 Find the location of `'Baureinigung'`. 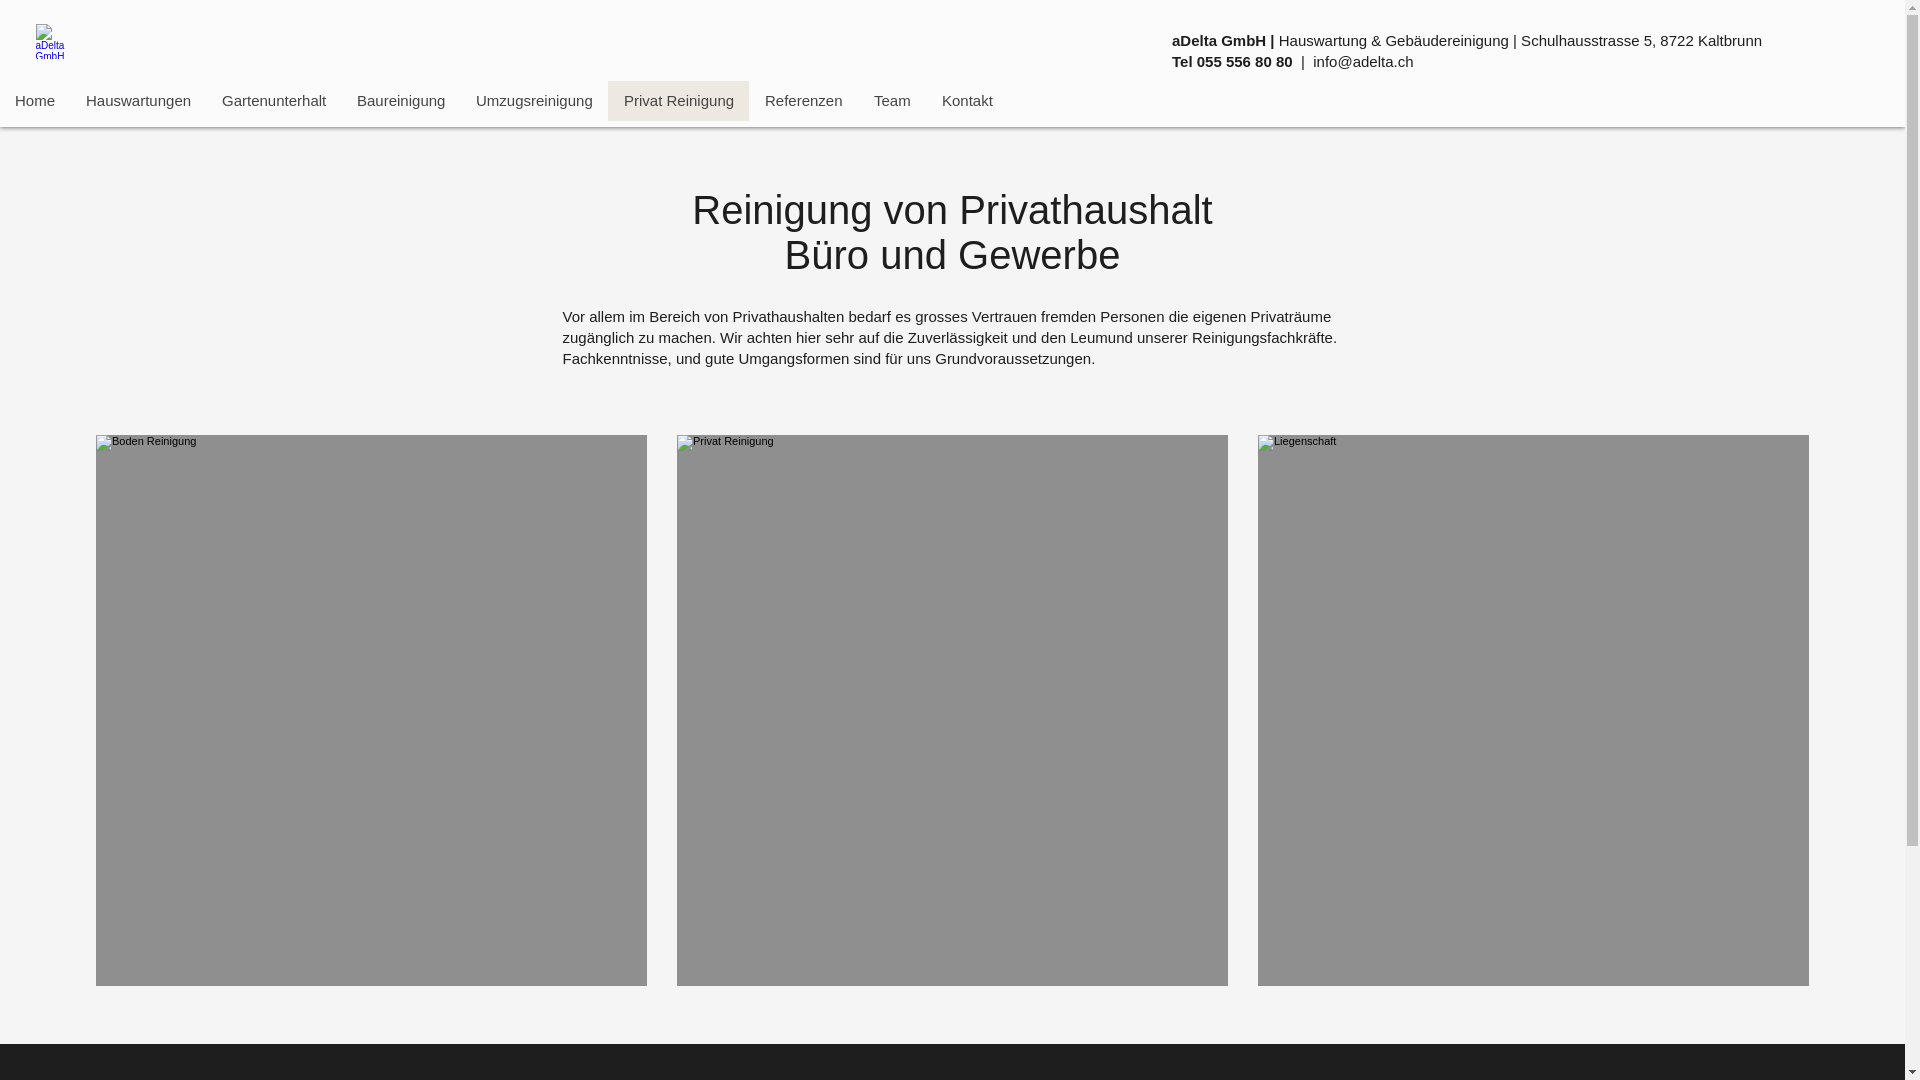

'Baureinigung' is located at coordinates (400, 100).